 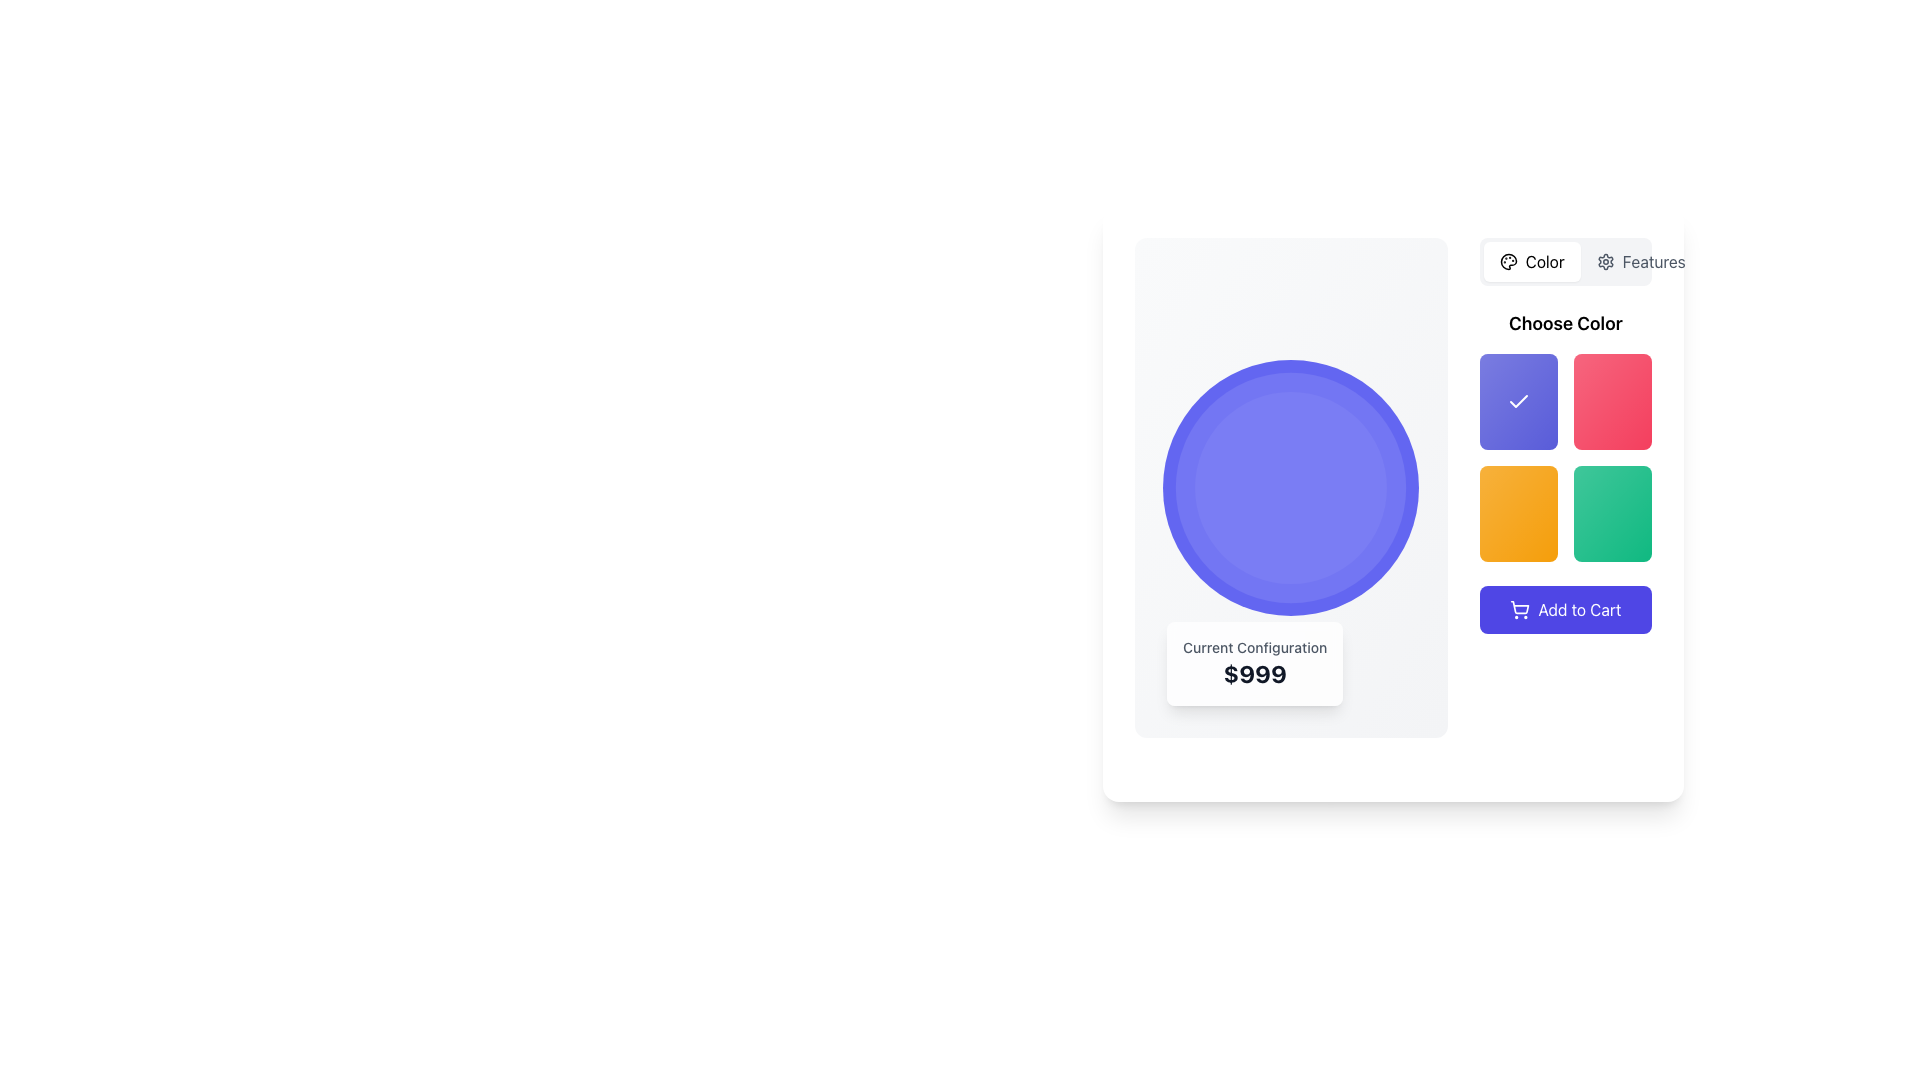 What do you see at coordinates (1605, 261) in the screenshot?
I see `the settings decorative icon that is part of the 'Features' button located in the top-right section of the interface` at bounding box center [1605, 261].